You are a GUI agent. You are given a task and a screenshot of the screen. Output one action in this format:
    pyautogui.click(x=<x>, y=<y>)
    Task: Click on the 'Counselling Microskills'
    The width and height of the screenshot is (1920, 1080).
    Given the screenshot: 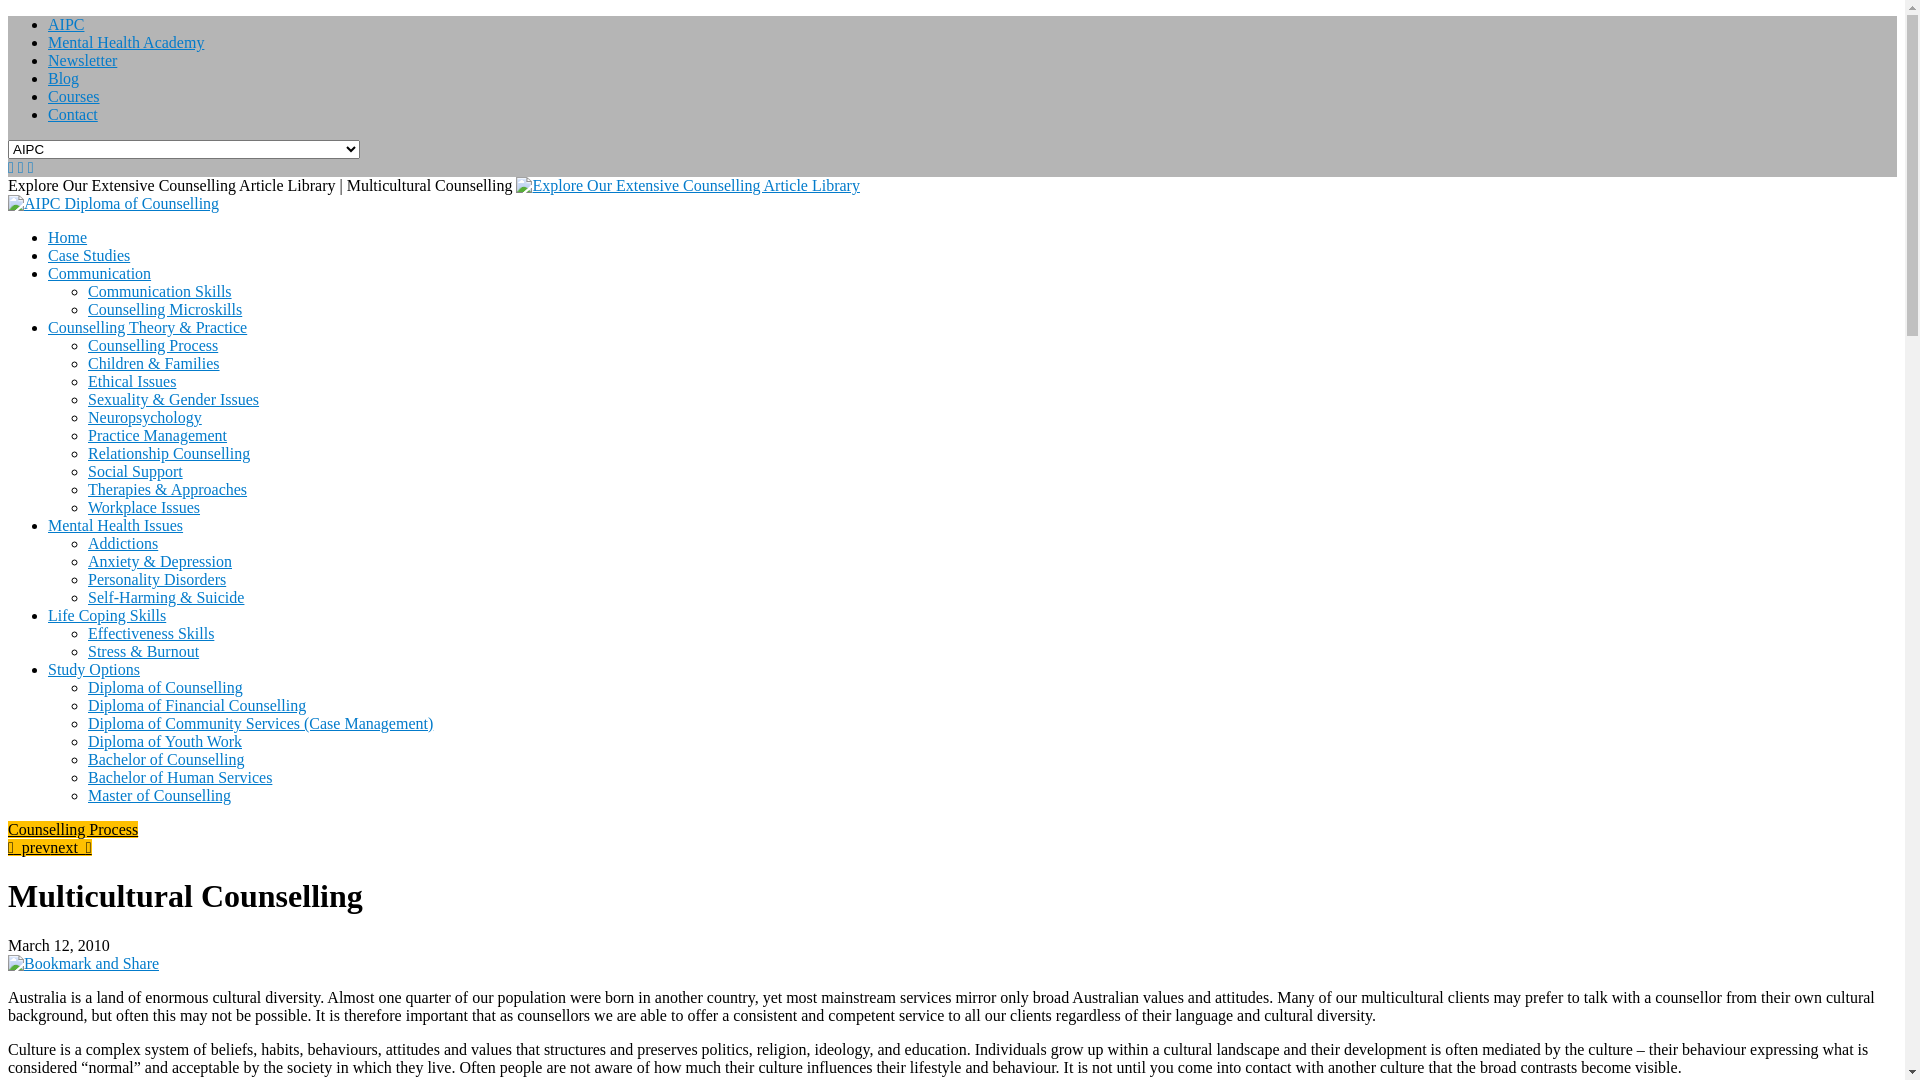 What is the action you would take?
    pyautogui.click(x=164, y=309)
    